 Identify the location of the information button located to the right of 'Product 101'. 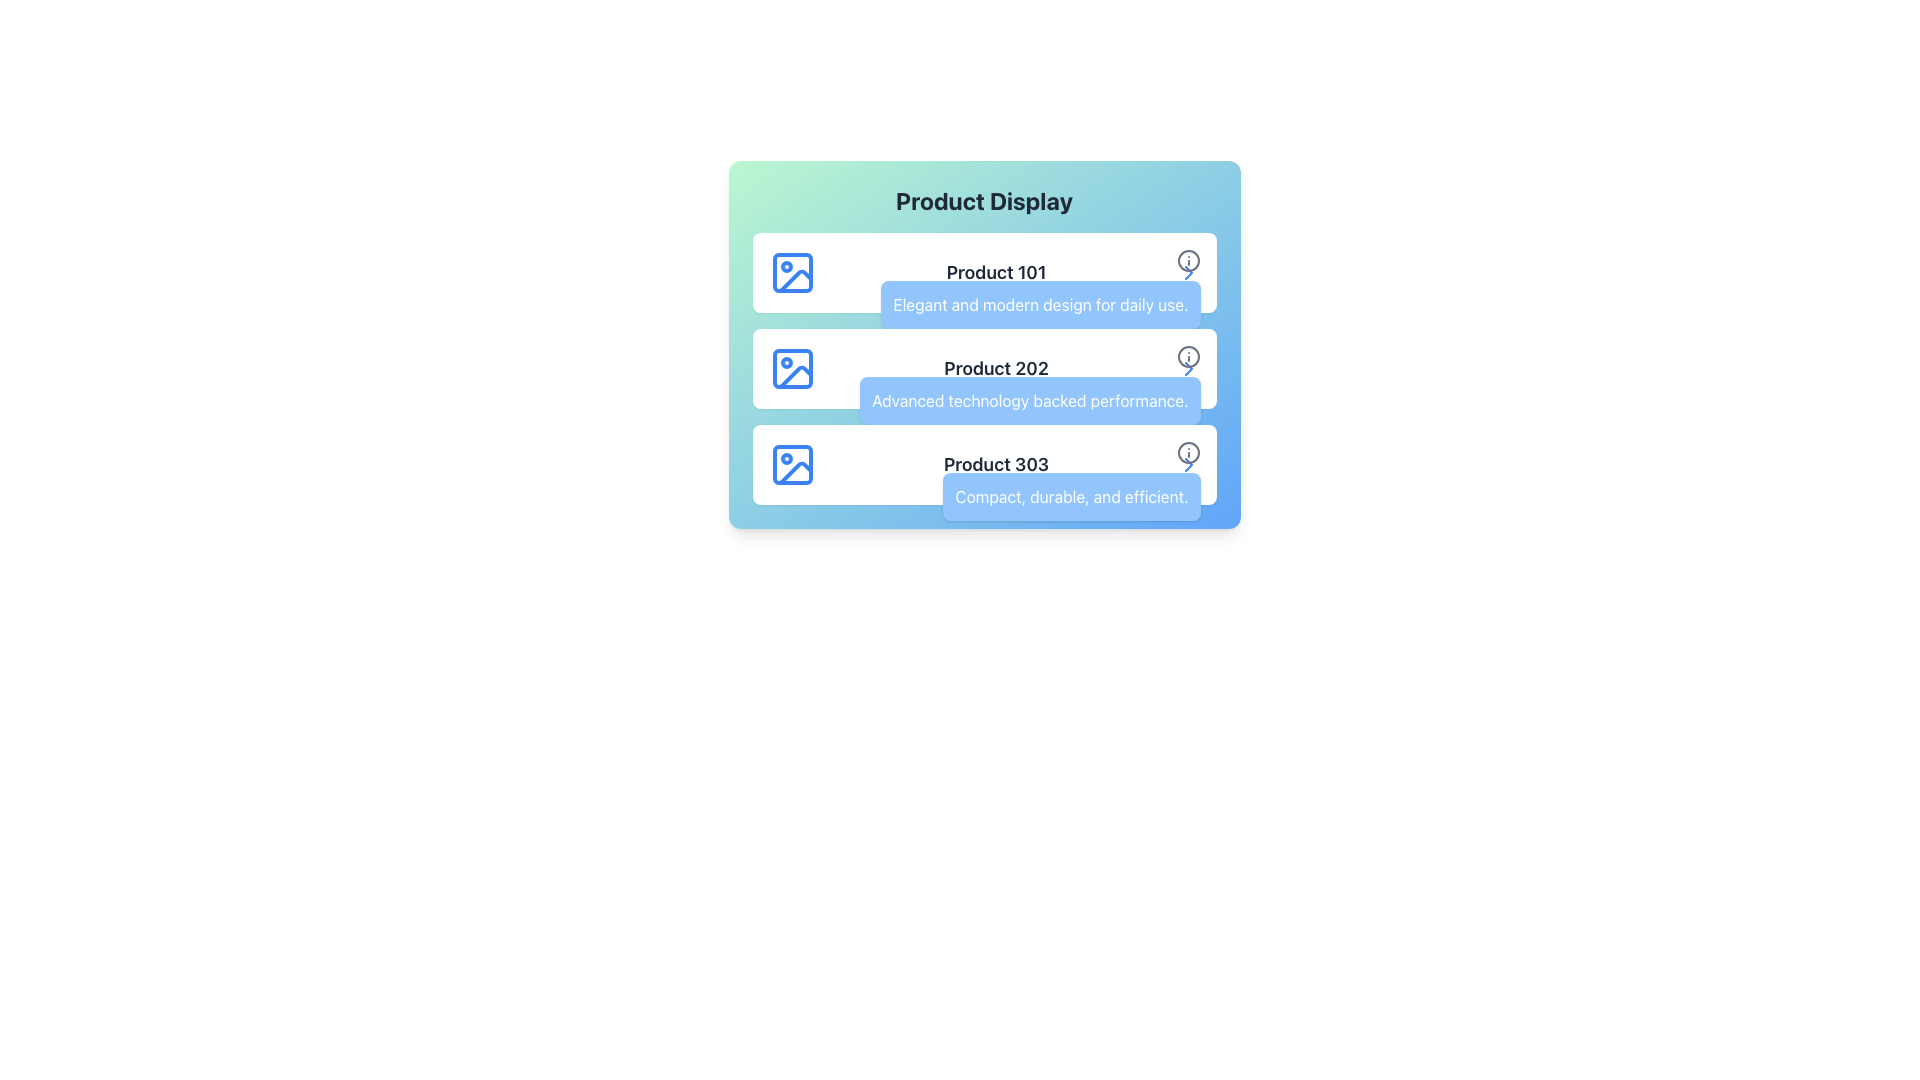
(1188, 260).